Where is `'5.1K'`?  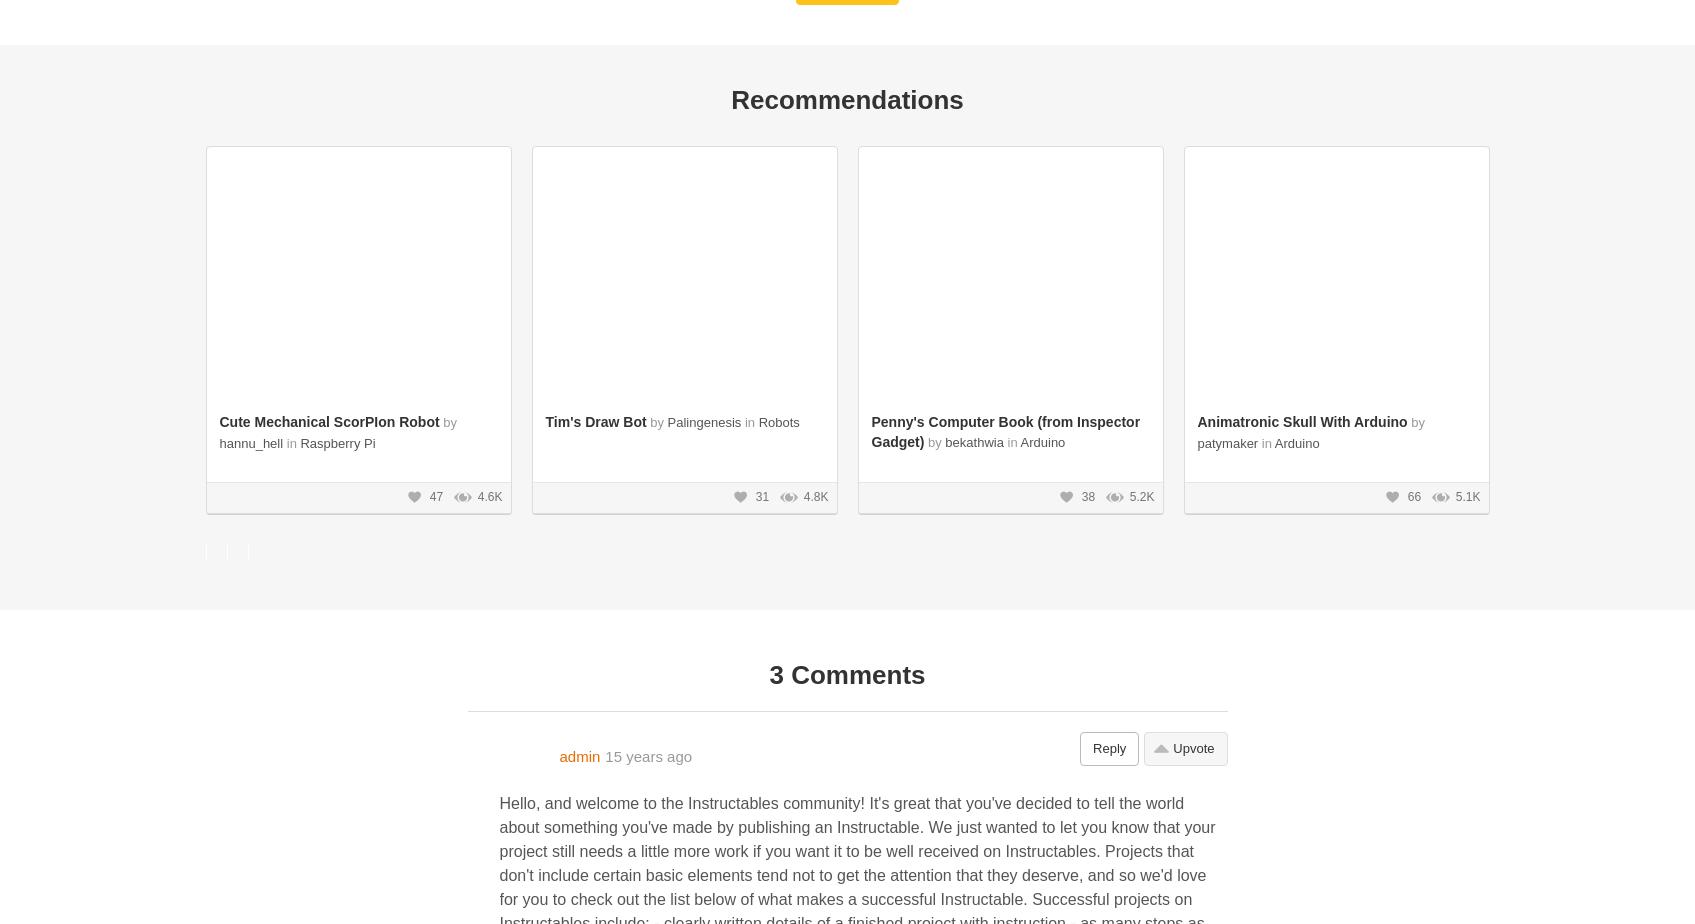
'5.1K' is located at coordinates (1466, 496).